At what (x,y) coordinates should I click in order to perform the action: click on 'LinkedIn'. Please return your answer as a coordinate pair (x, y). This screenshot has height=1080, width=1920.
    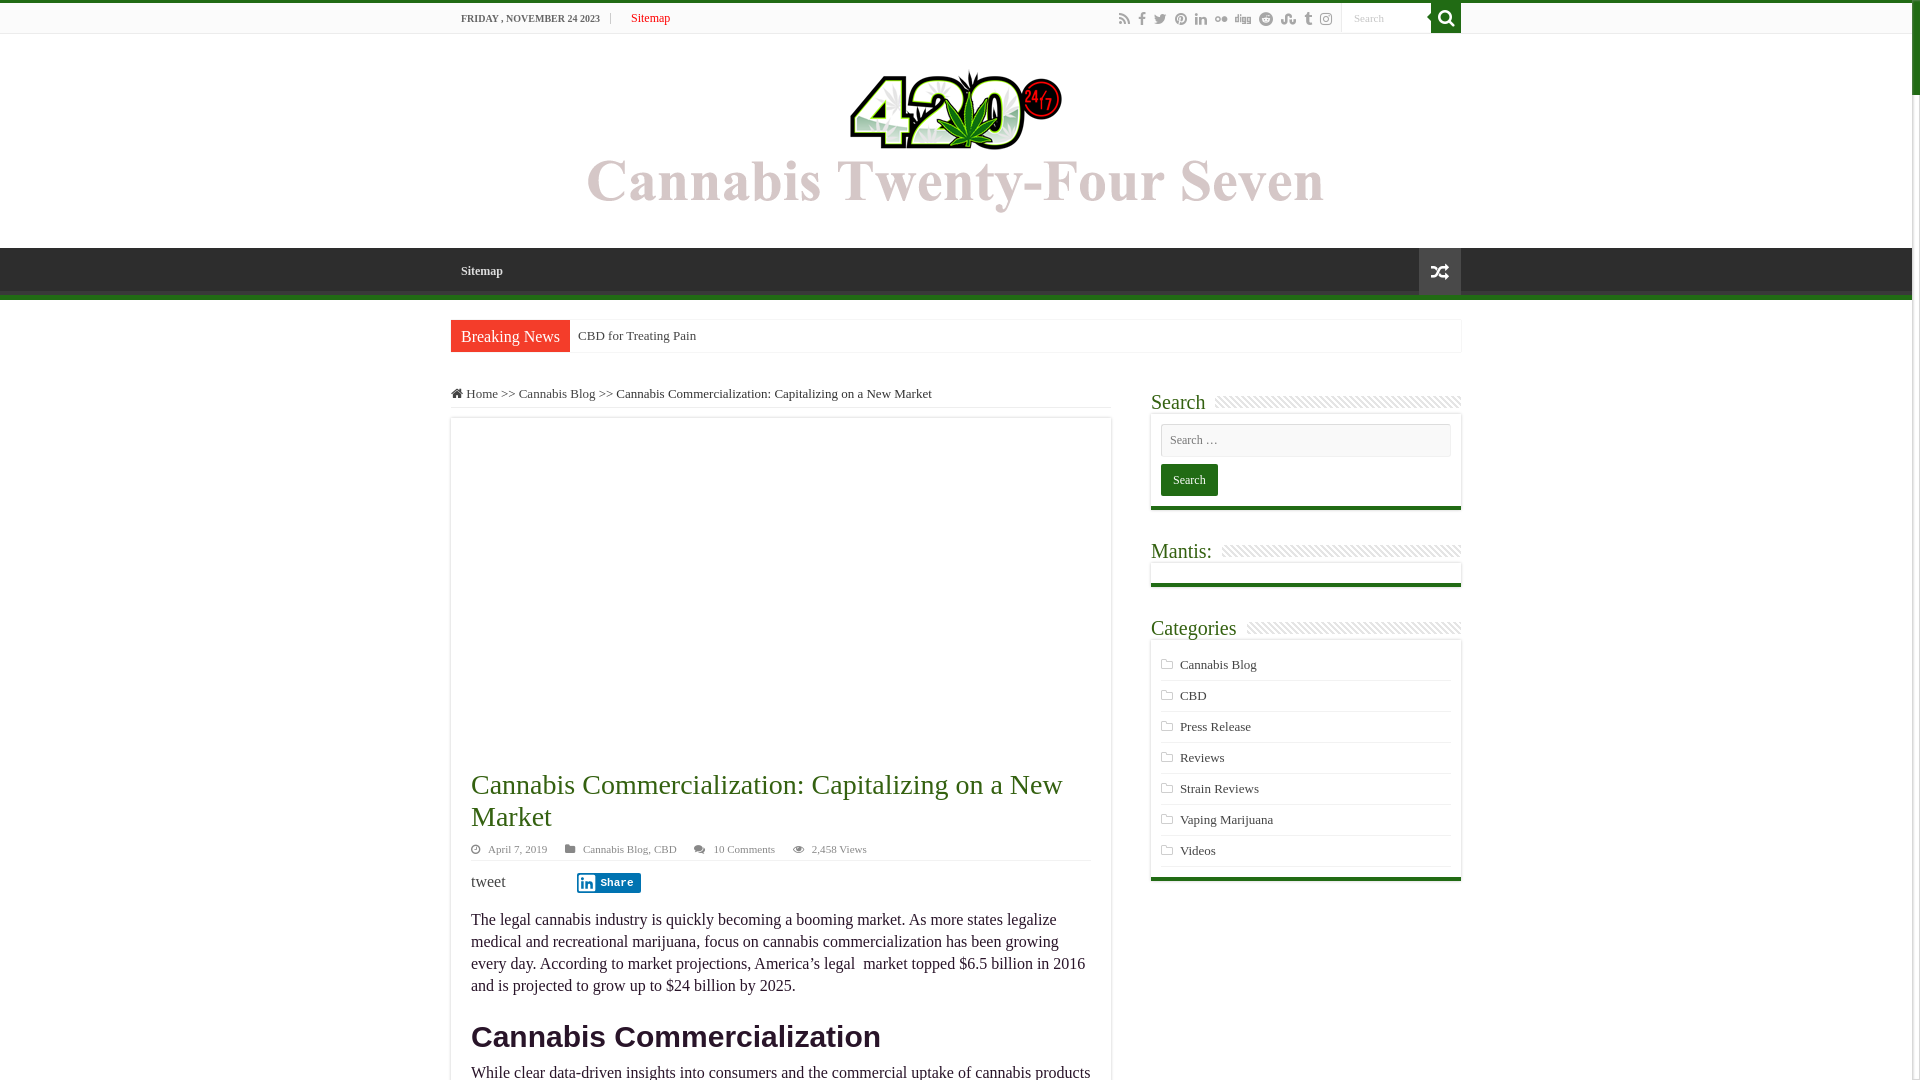
    Looking at the image, I should click on (1193, 19).